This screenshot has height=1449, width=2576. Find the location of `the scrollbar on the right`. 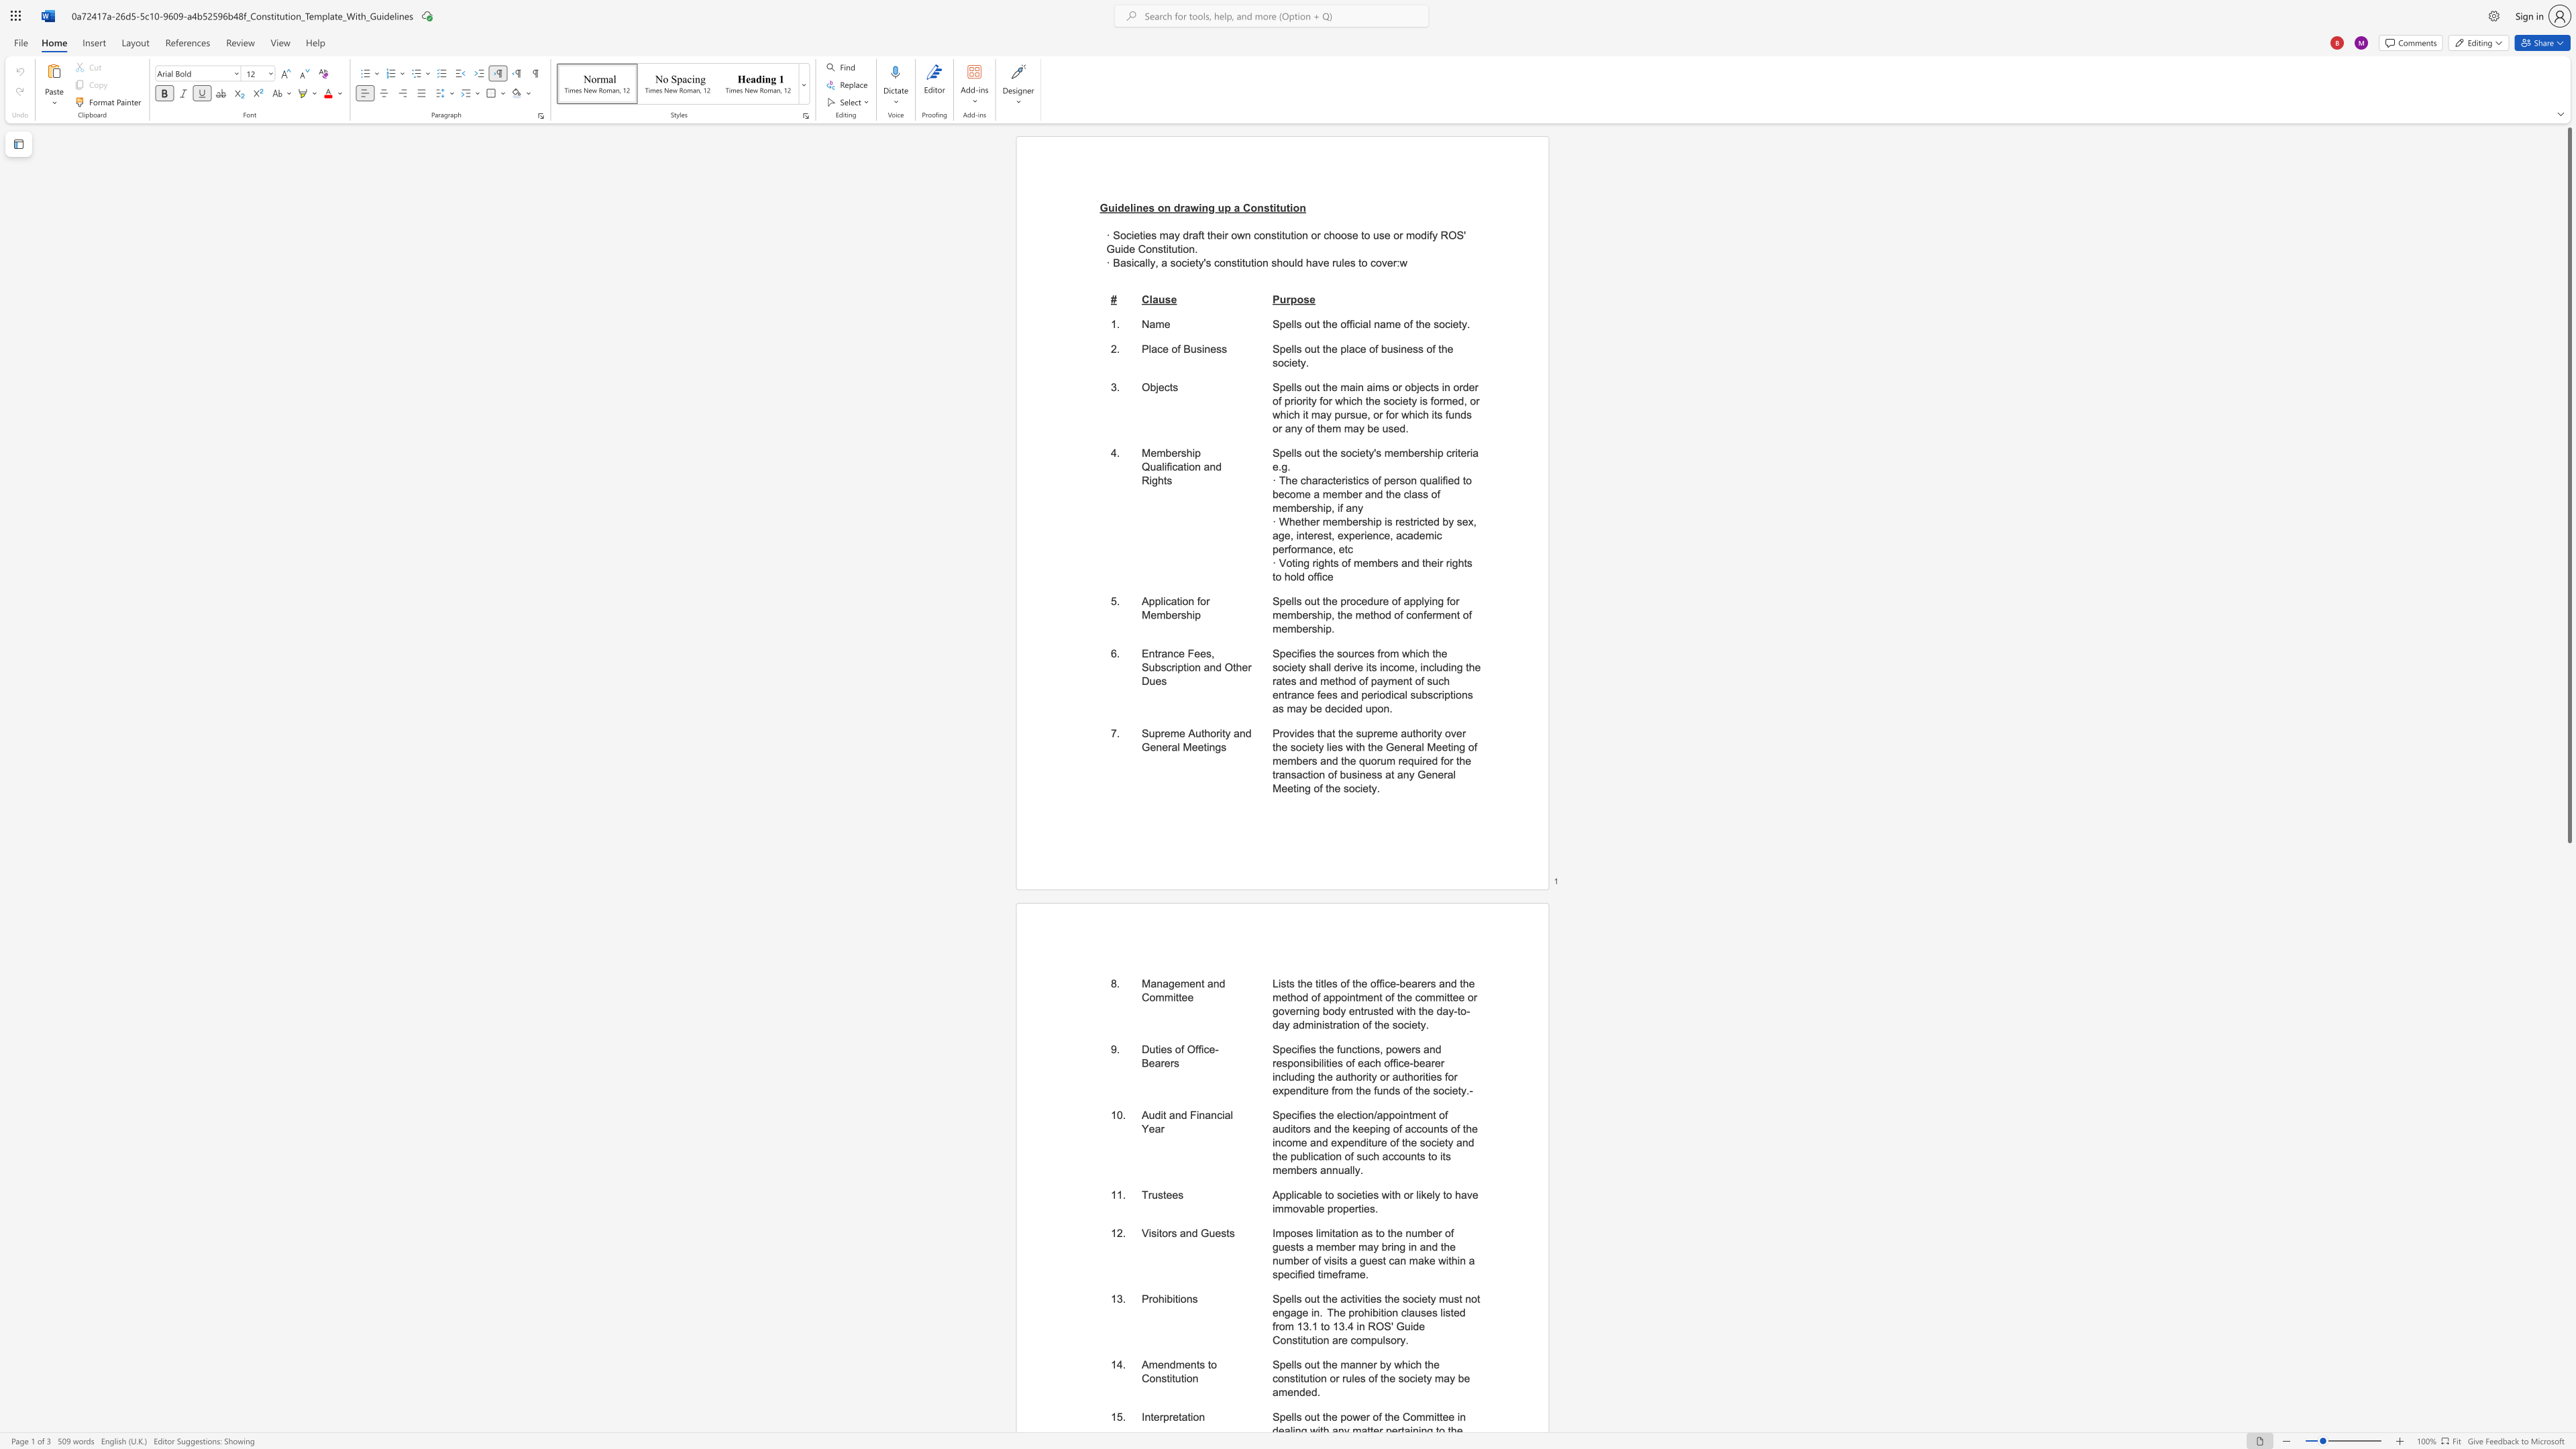

the scrollbar on the right is located at coordinates (2568, 1072).